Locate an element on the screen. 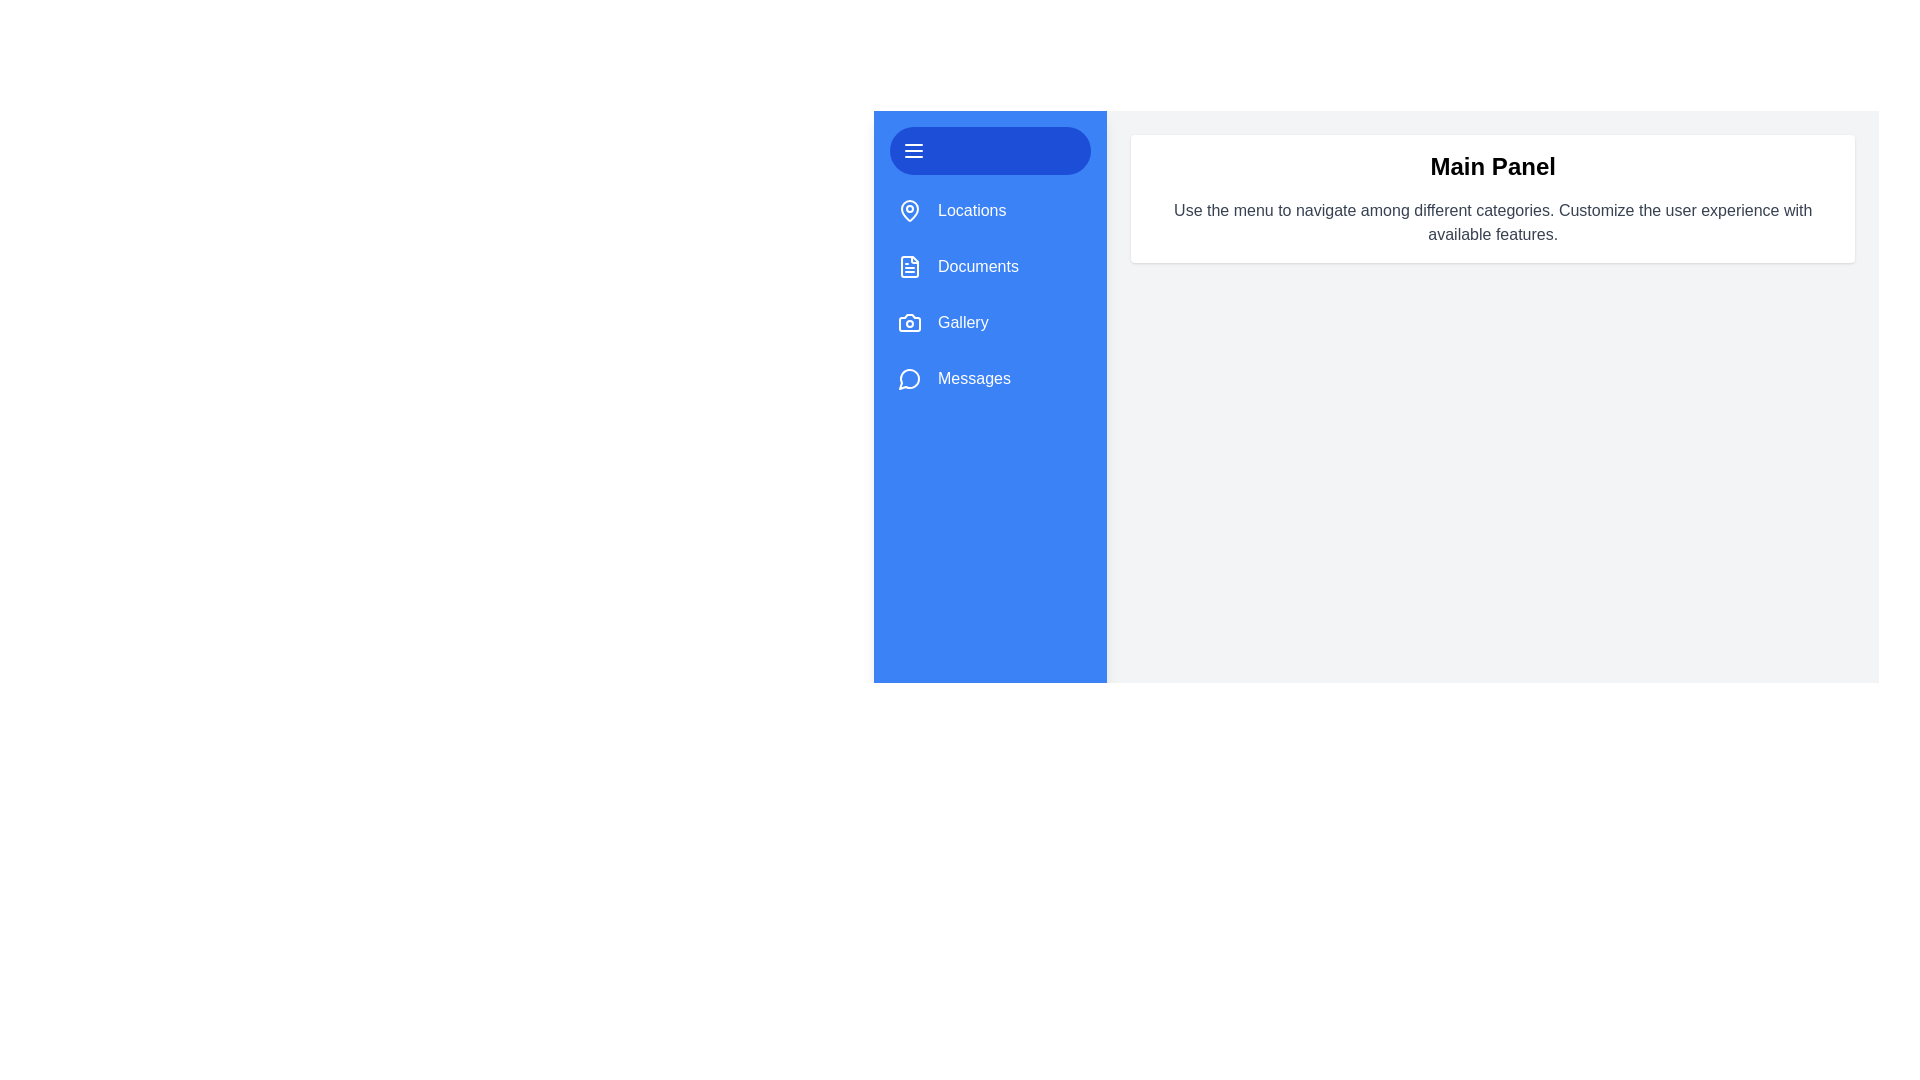 Image resolution: width=1920 pixels, height=1080 pixels. the icon for the category Gallery to inspect it is located at coordinates (909, 322).